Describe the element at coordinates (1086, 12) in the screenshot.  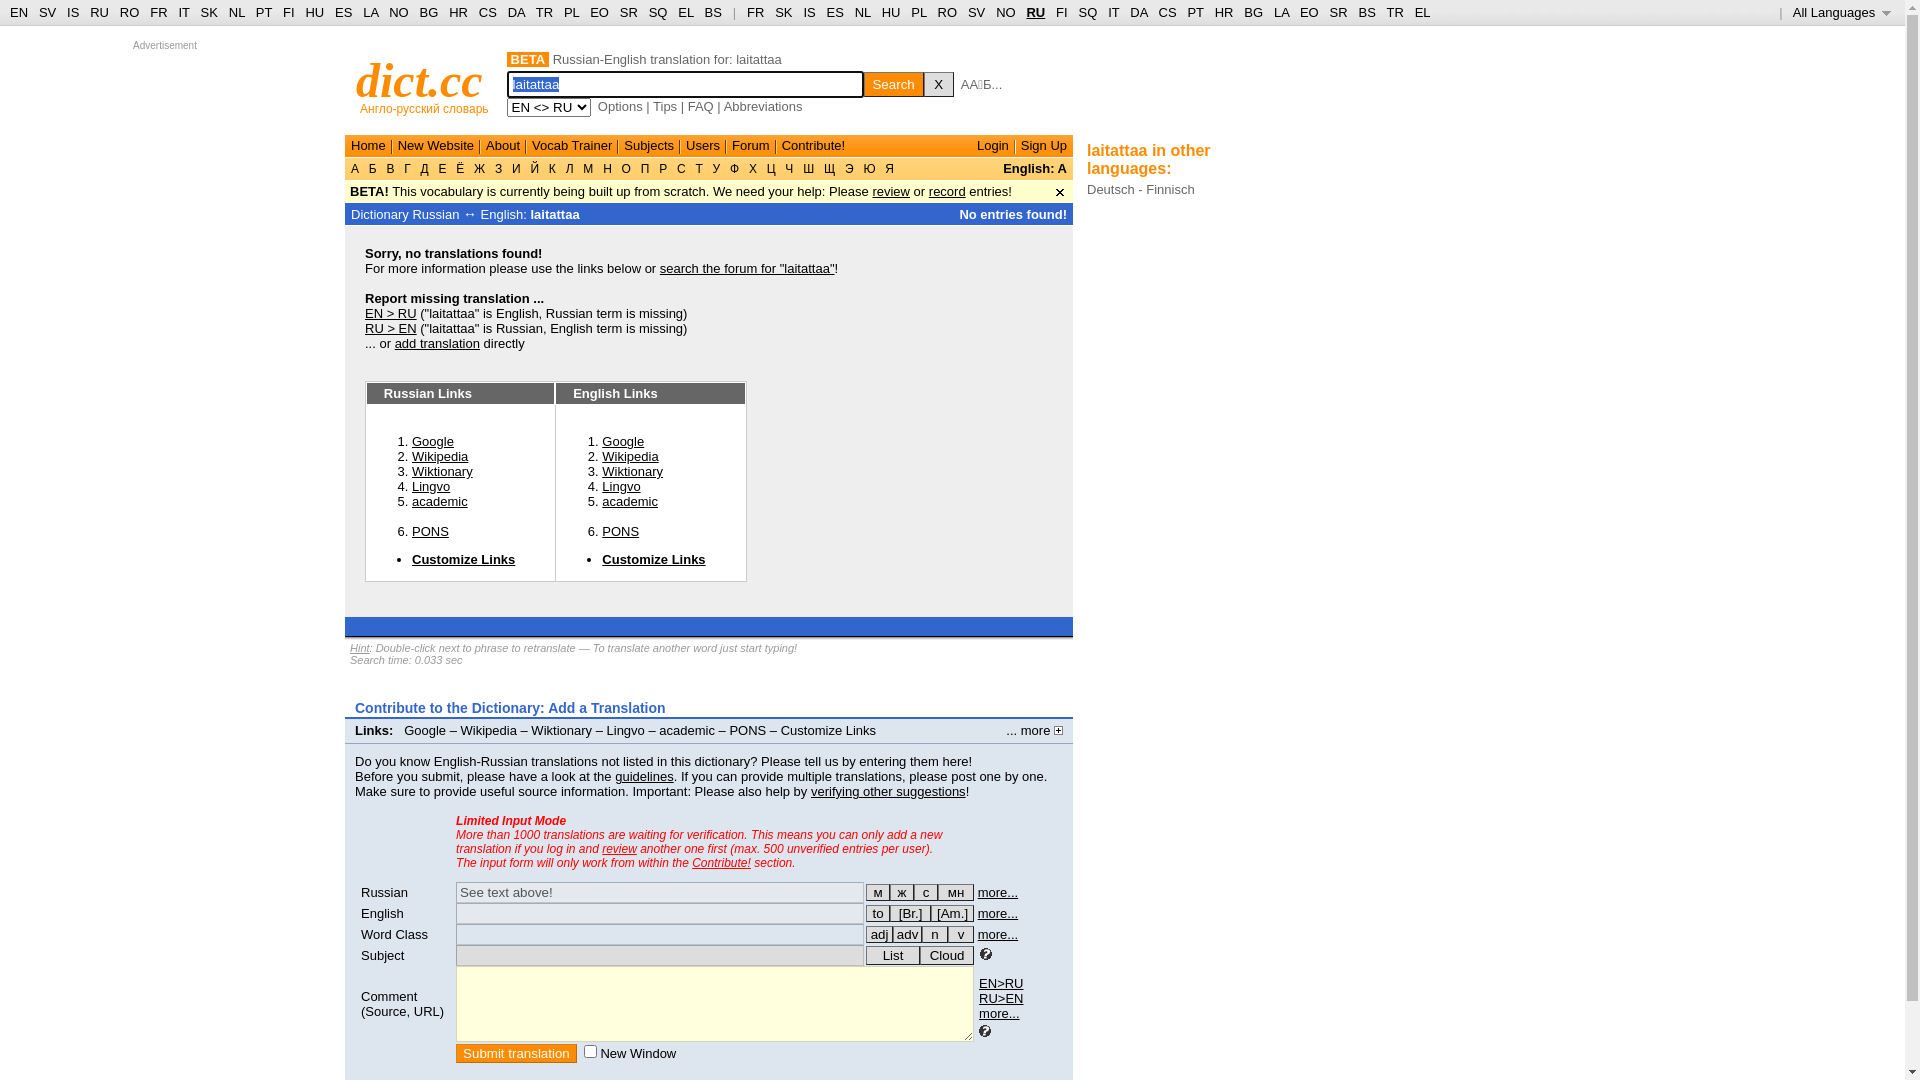
I see `'SQ'` at that location.